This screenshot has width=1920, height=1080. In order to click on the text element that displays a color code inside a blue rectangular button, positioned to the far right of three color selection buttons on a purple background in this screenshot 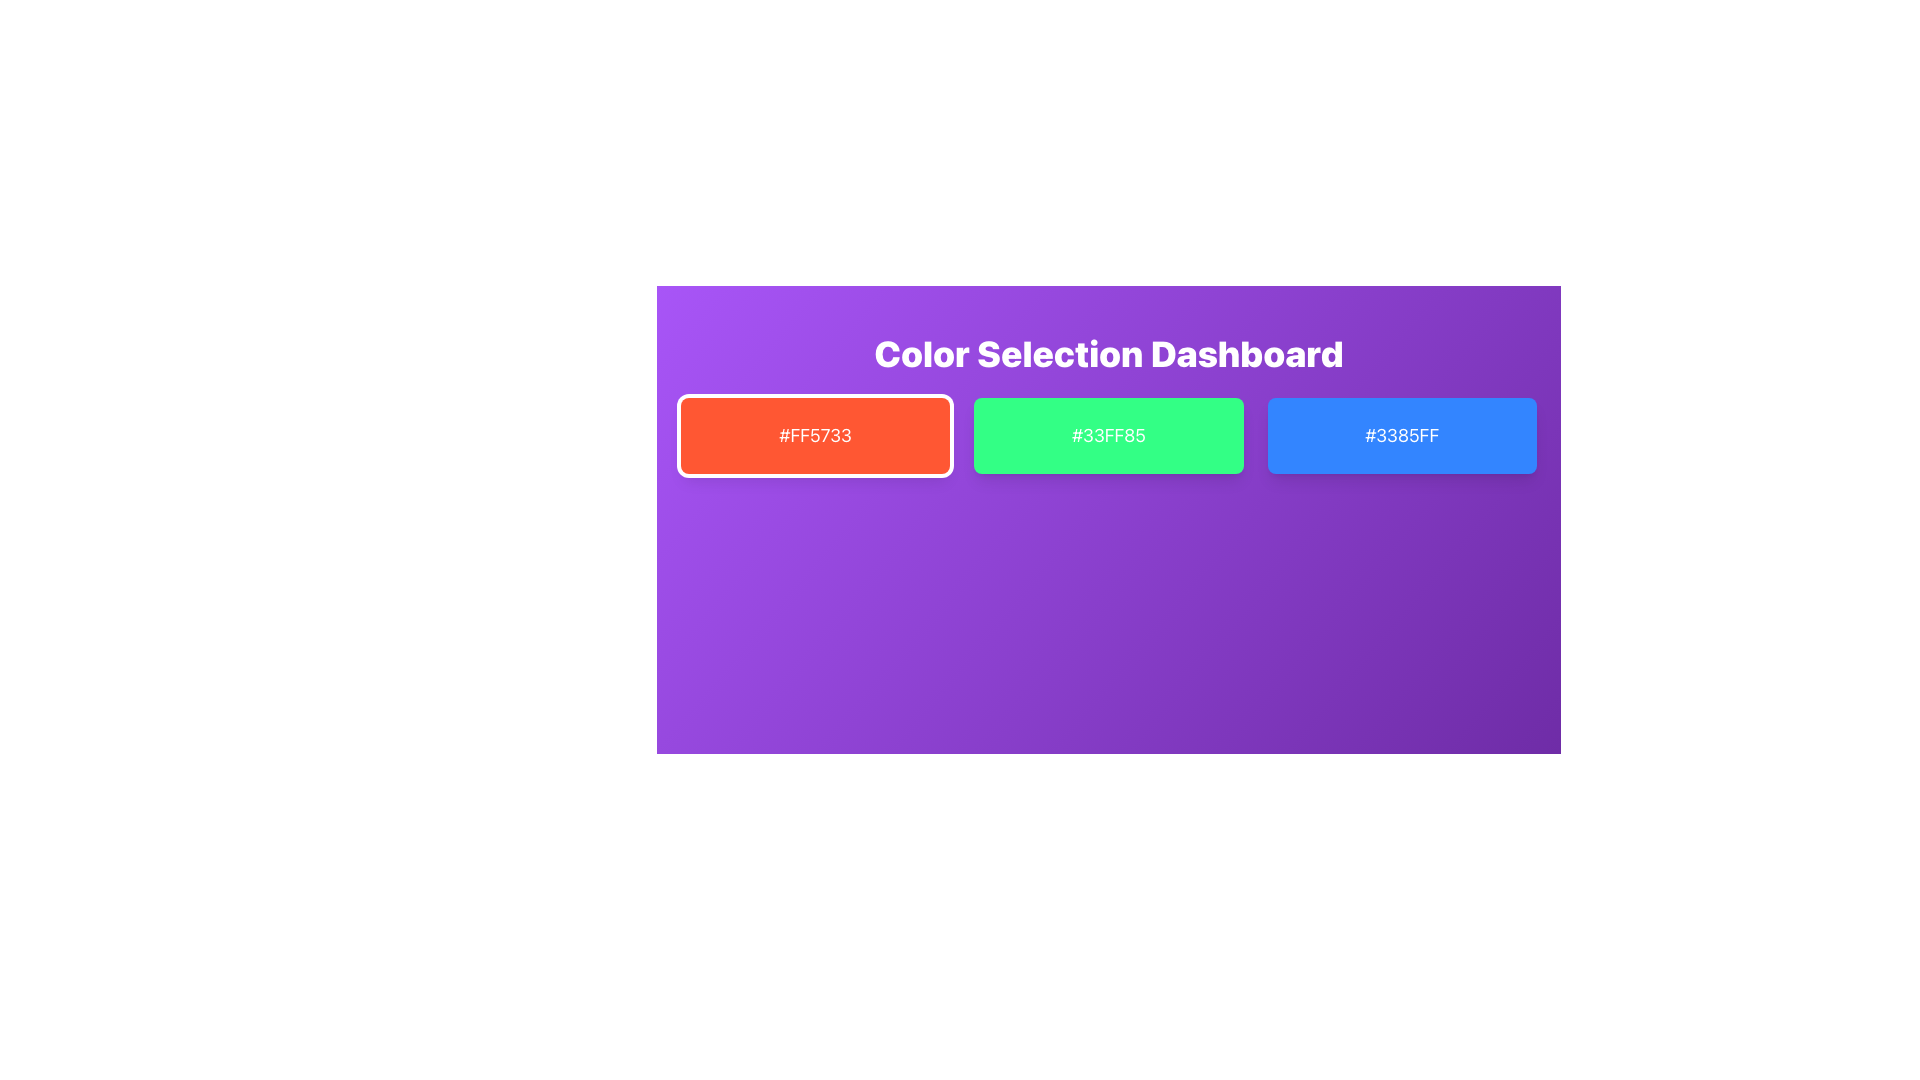, I will do `click(1401, 434)`.